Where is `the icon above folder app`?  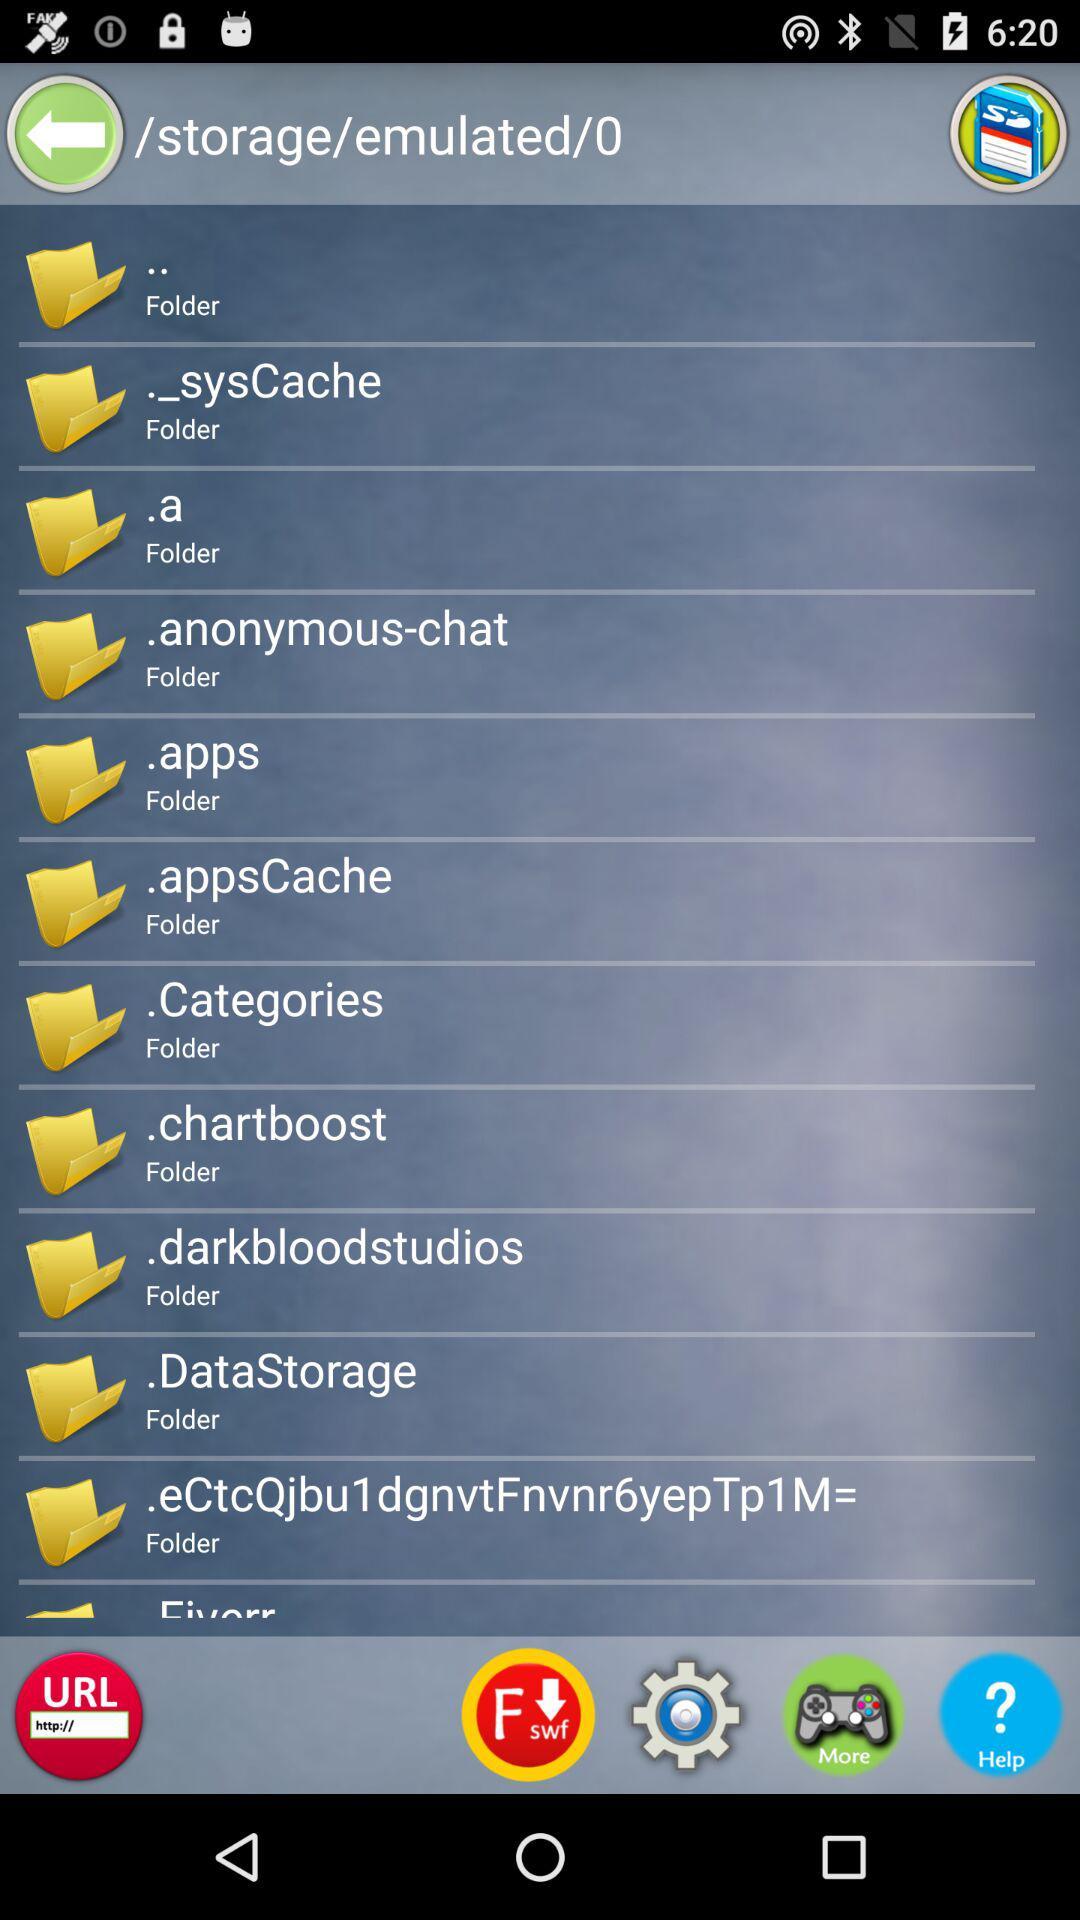 the icon above folder app is located at coordinates (157, 254).